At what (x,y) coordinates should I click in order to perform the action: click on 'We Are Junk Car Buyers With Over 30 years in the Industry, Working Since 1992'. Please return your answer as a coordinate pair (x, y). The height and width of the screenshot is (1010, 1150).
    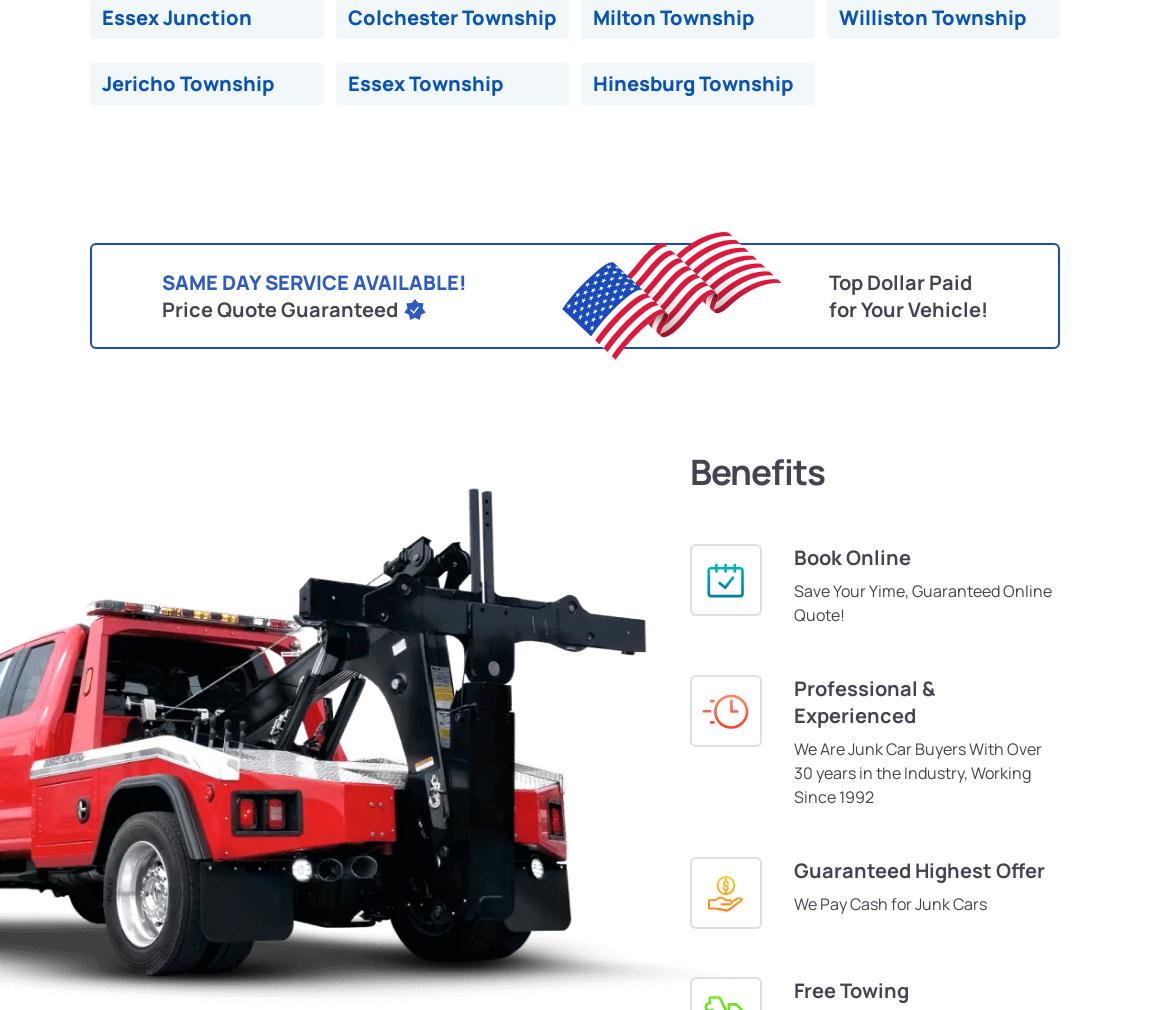
    Looking at the image, I should click on (918, 772).